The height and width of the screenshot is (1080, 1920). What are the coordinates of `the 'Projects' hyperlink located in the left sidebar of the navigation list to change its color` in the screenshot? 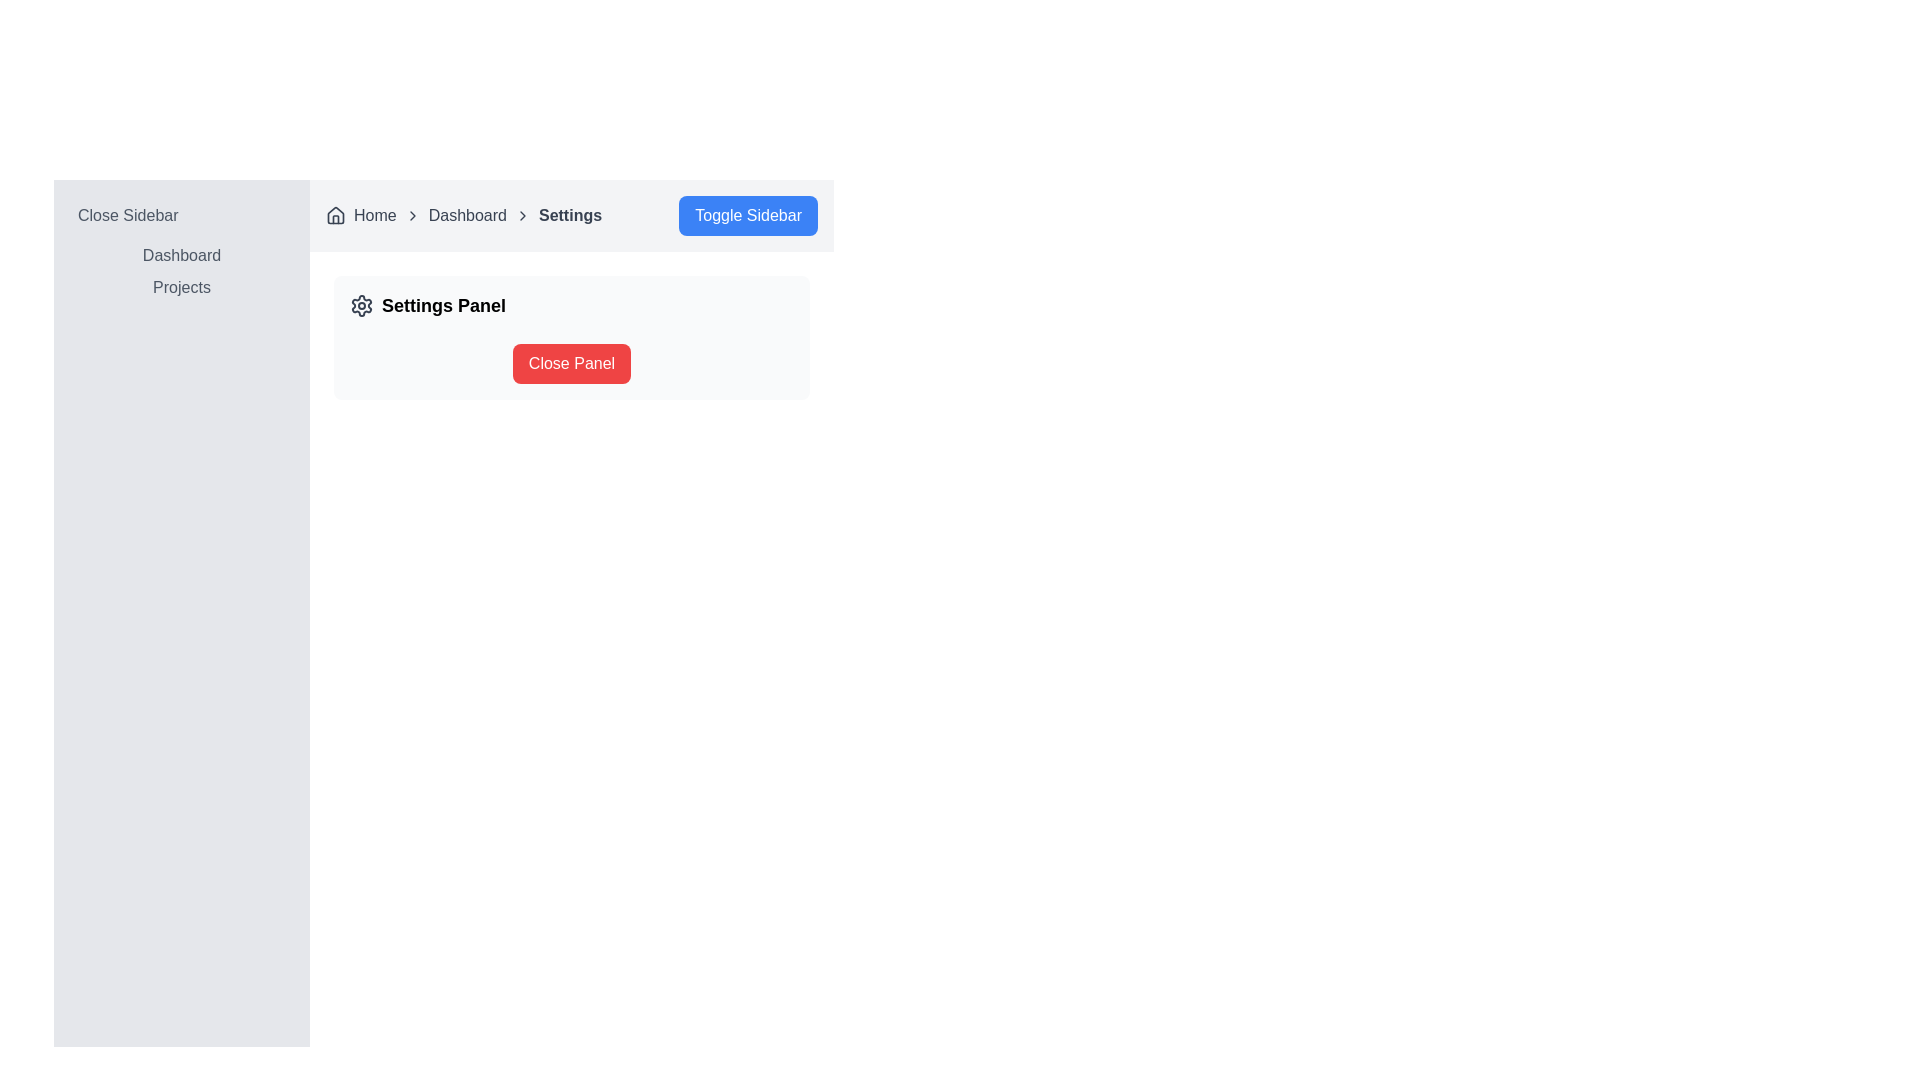 It's located at (182, 287).